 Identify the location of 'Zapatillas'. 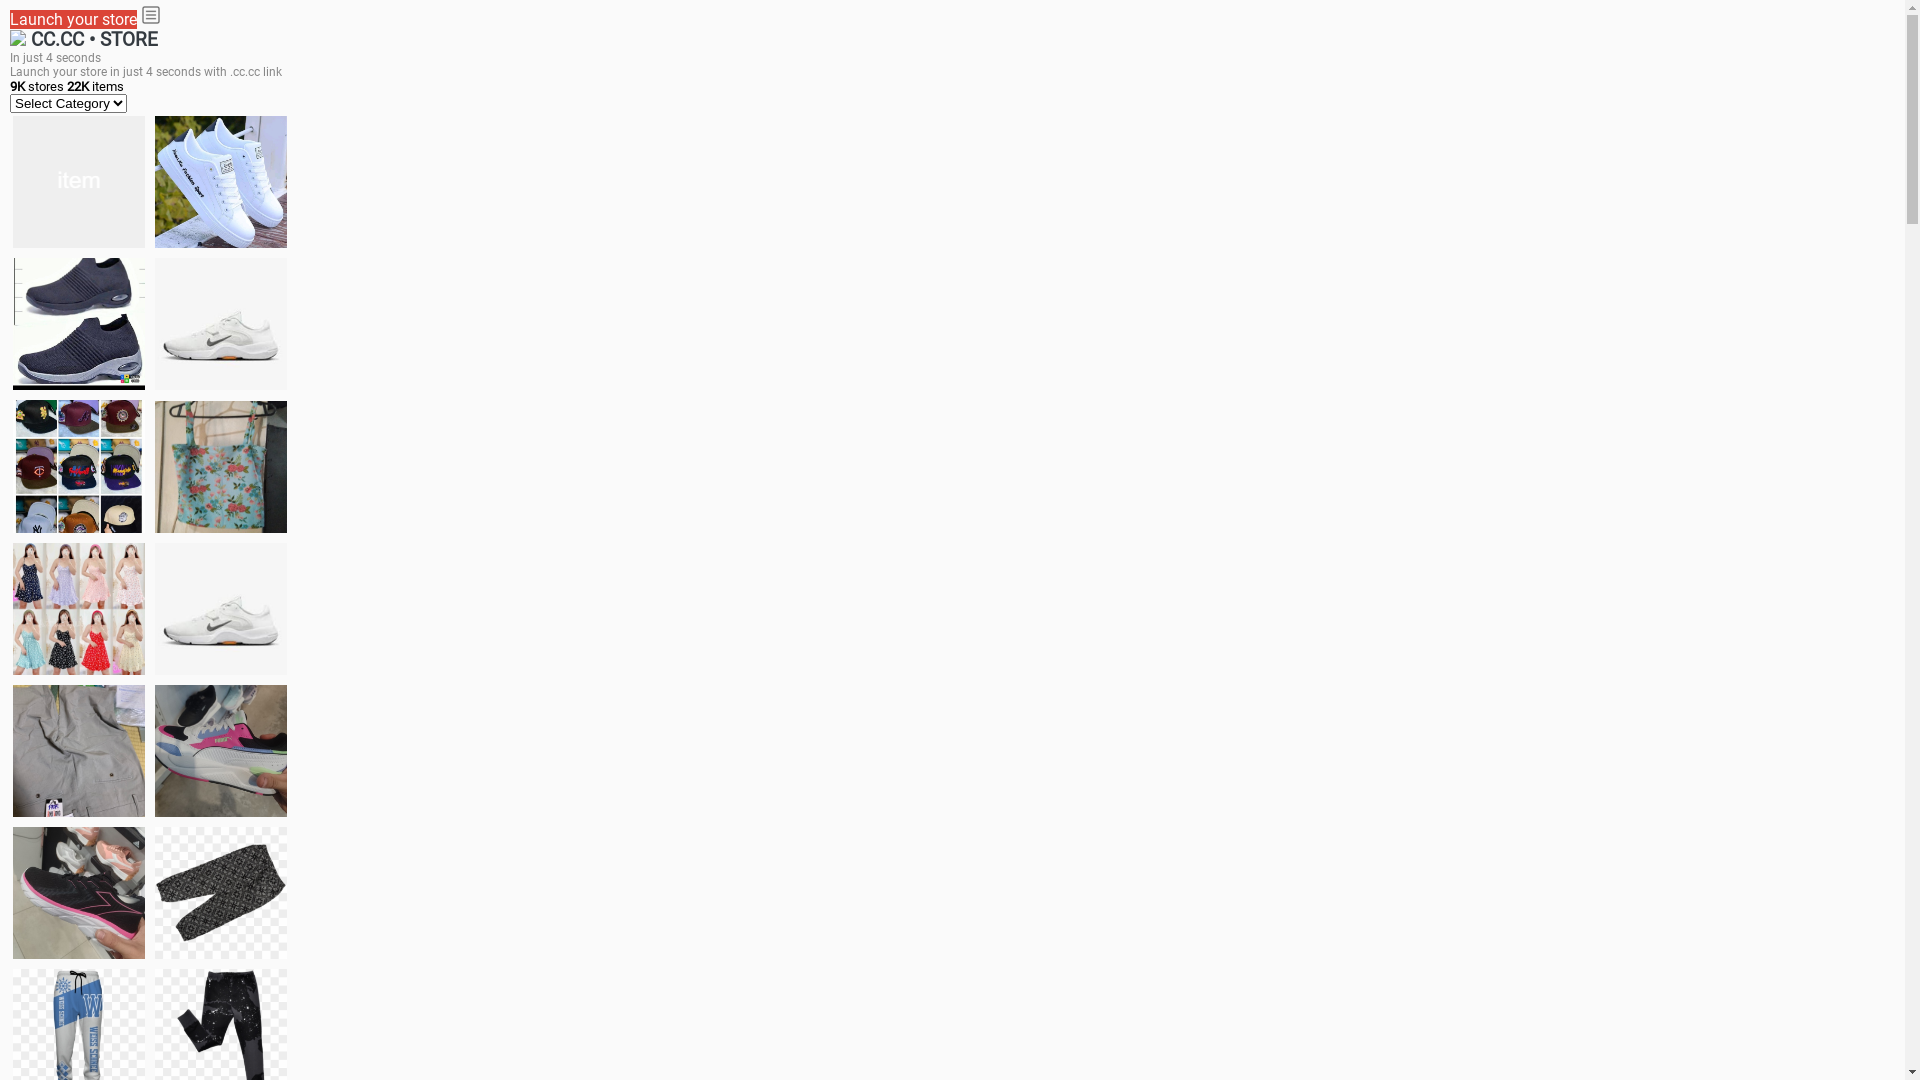
(78, 892).